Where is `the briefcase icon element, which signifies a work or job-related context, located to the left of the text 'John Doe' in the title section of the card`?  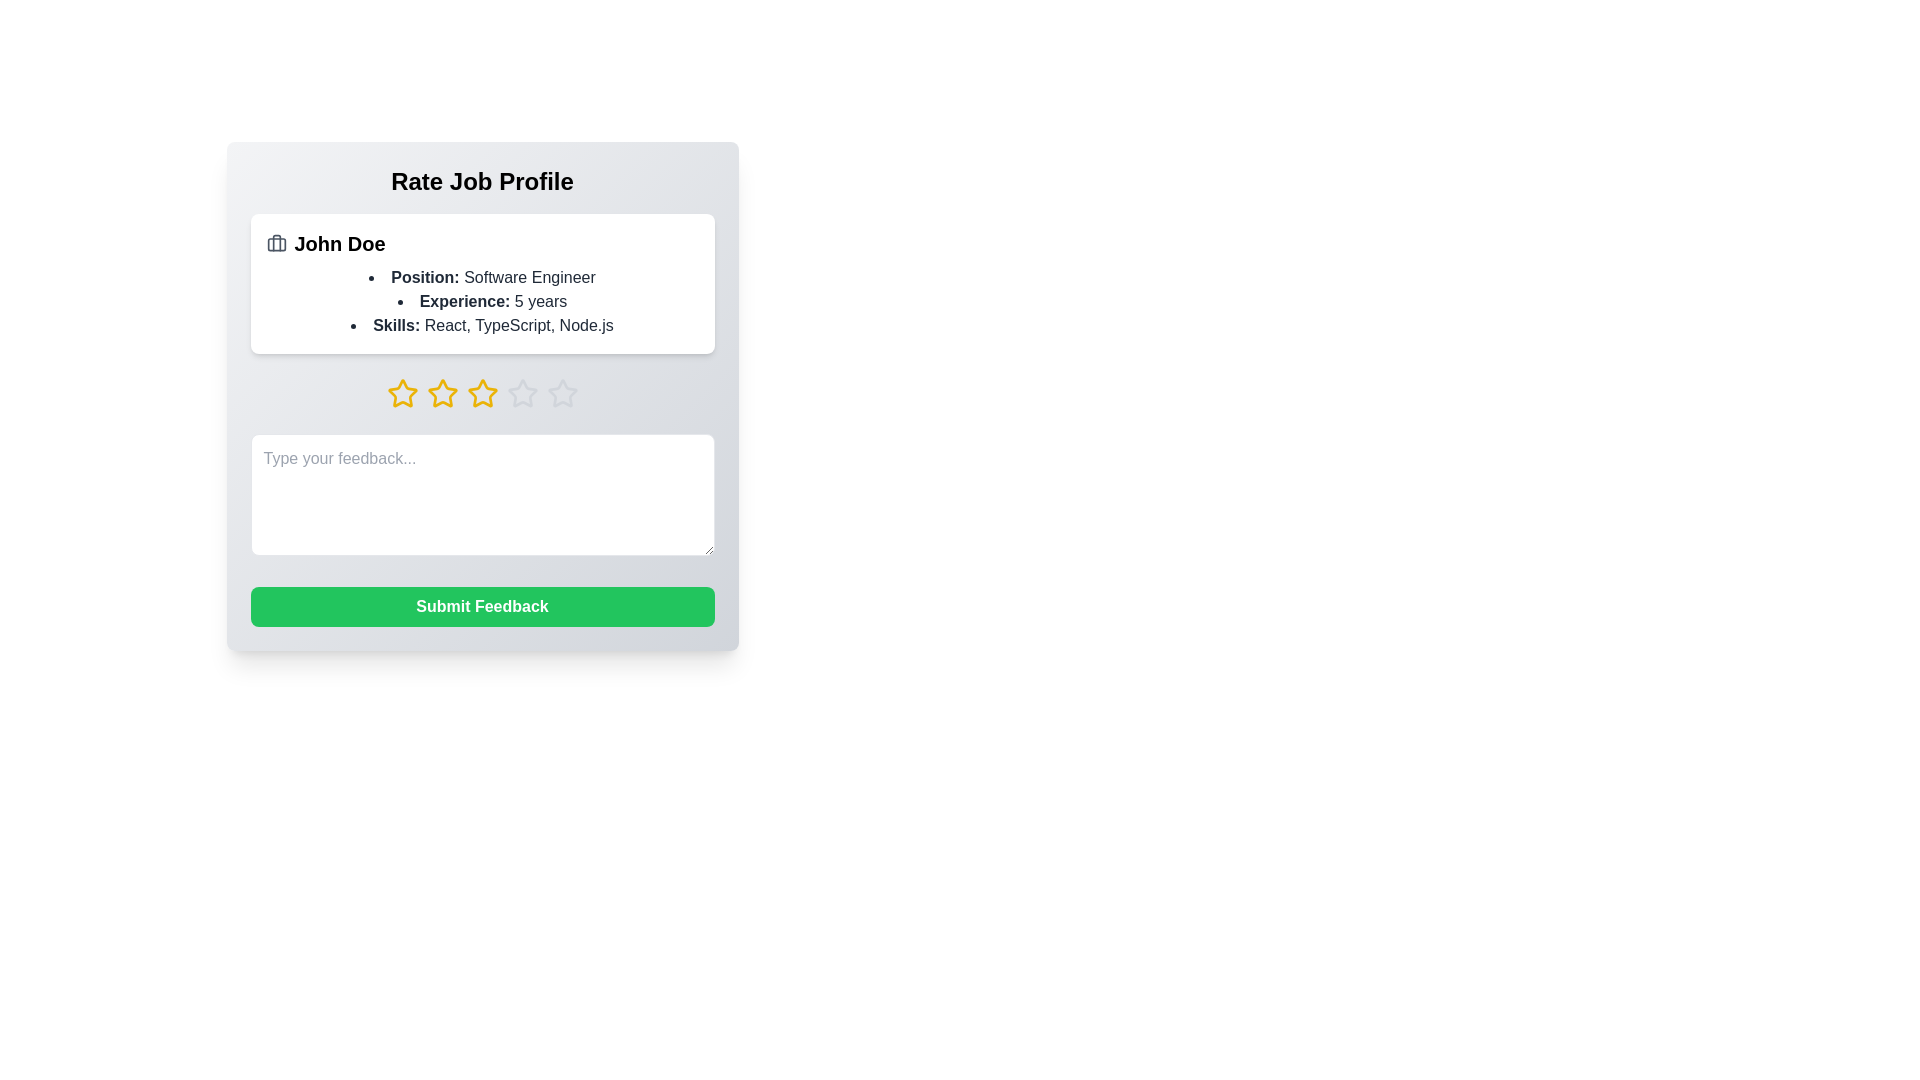
the briefcase icon element, which signifies a work or job-related context, located to the left of the text 'John Doe' in the title section of the card is located at coordinates (275, 242).